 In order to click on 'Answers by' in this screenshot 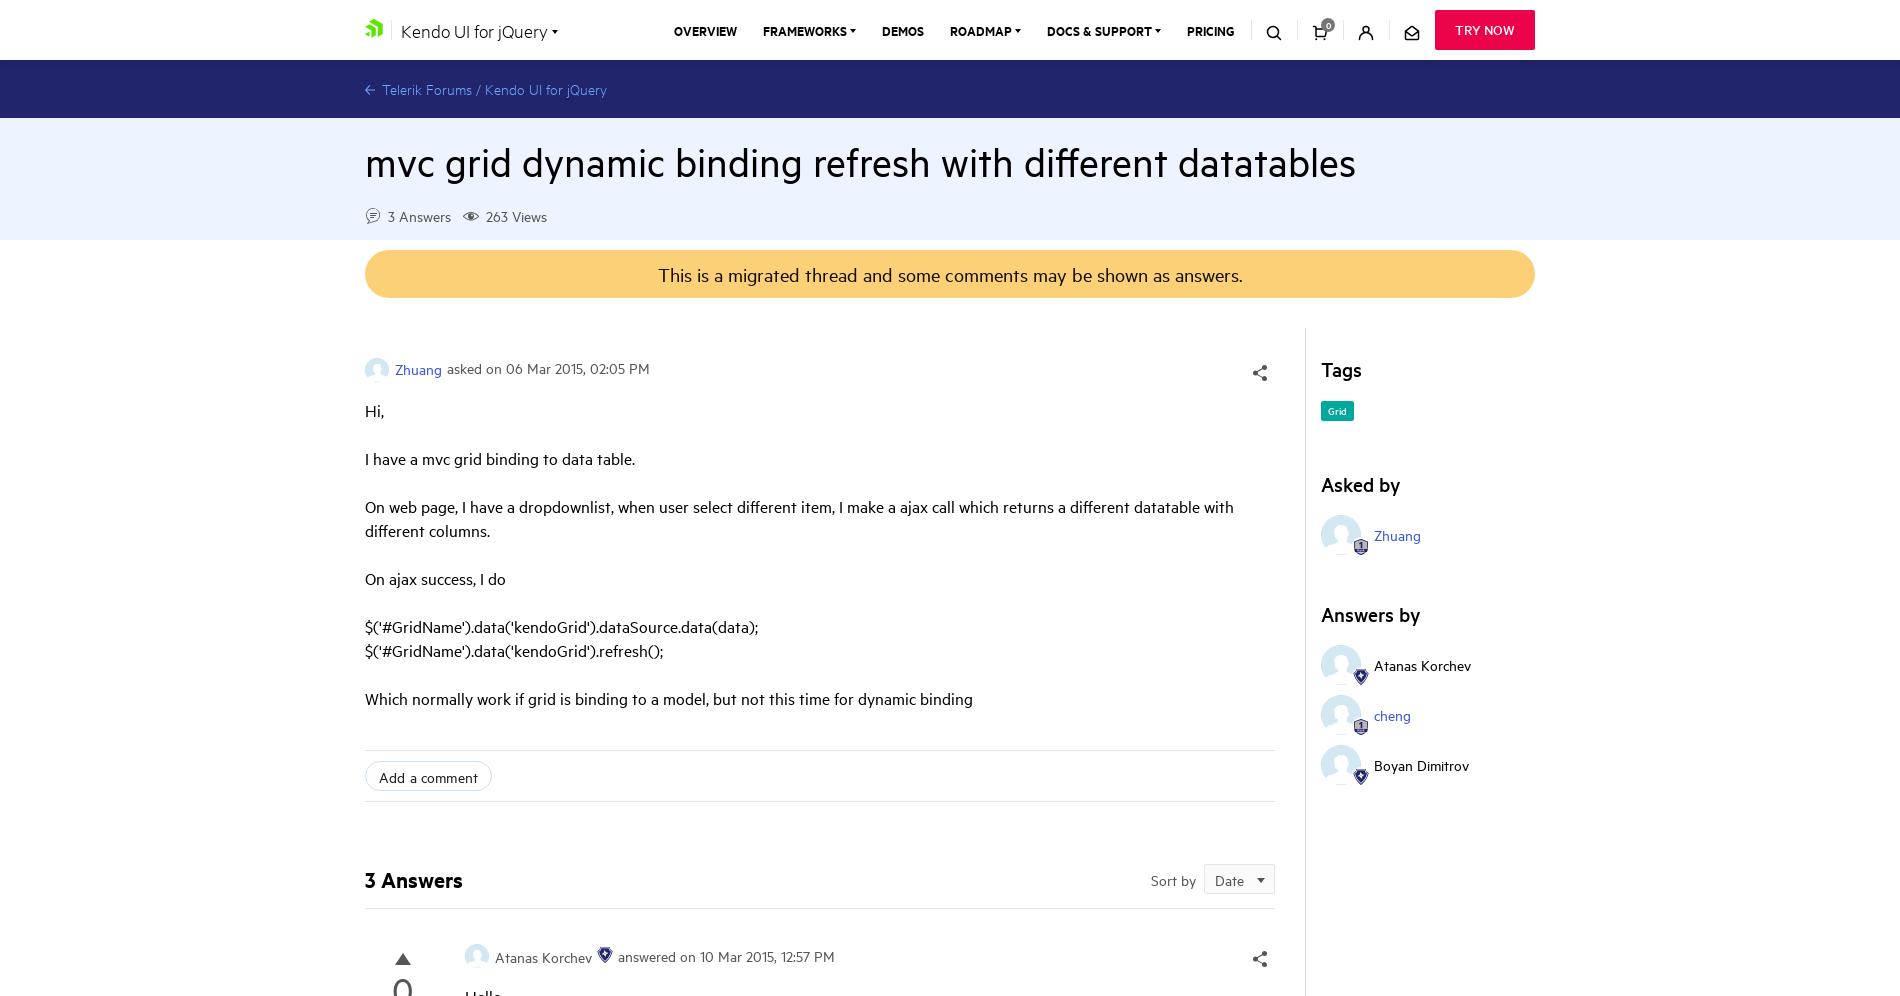, I will do `click(1369, 613)`.